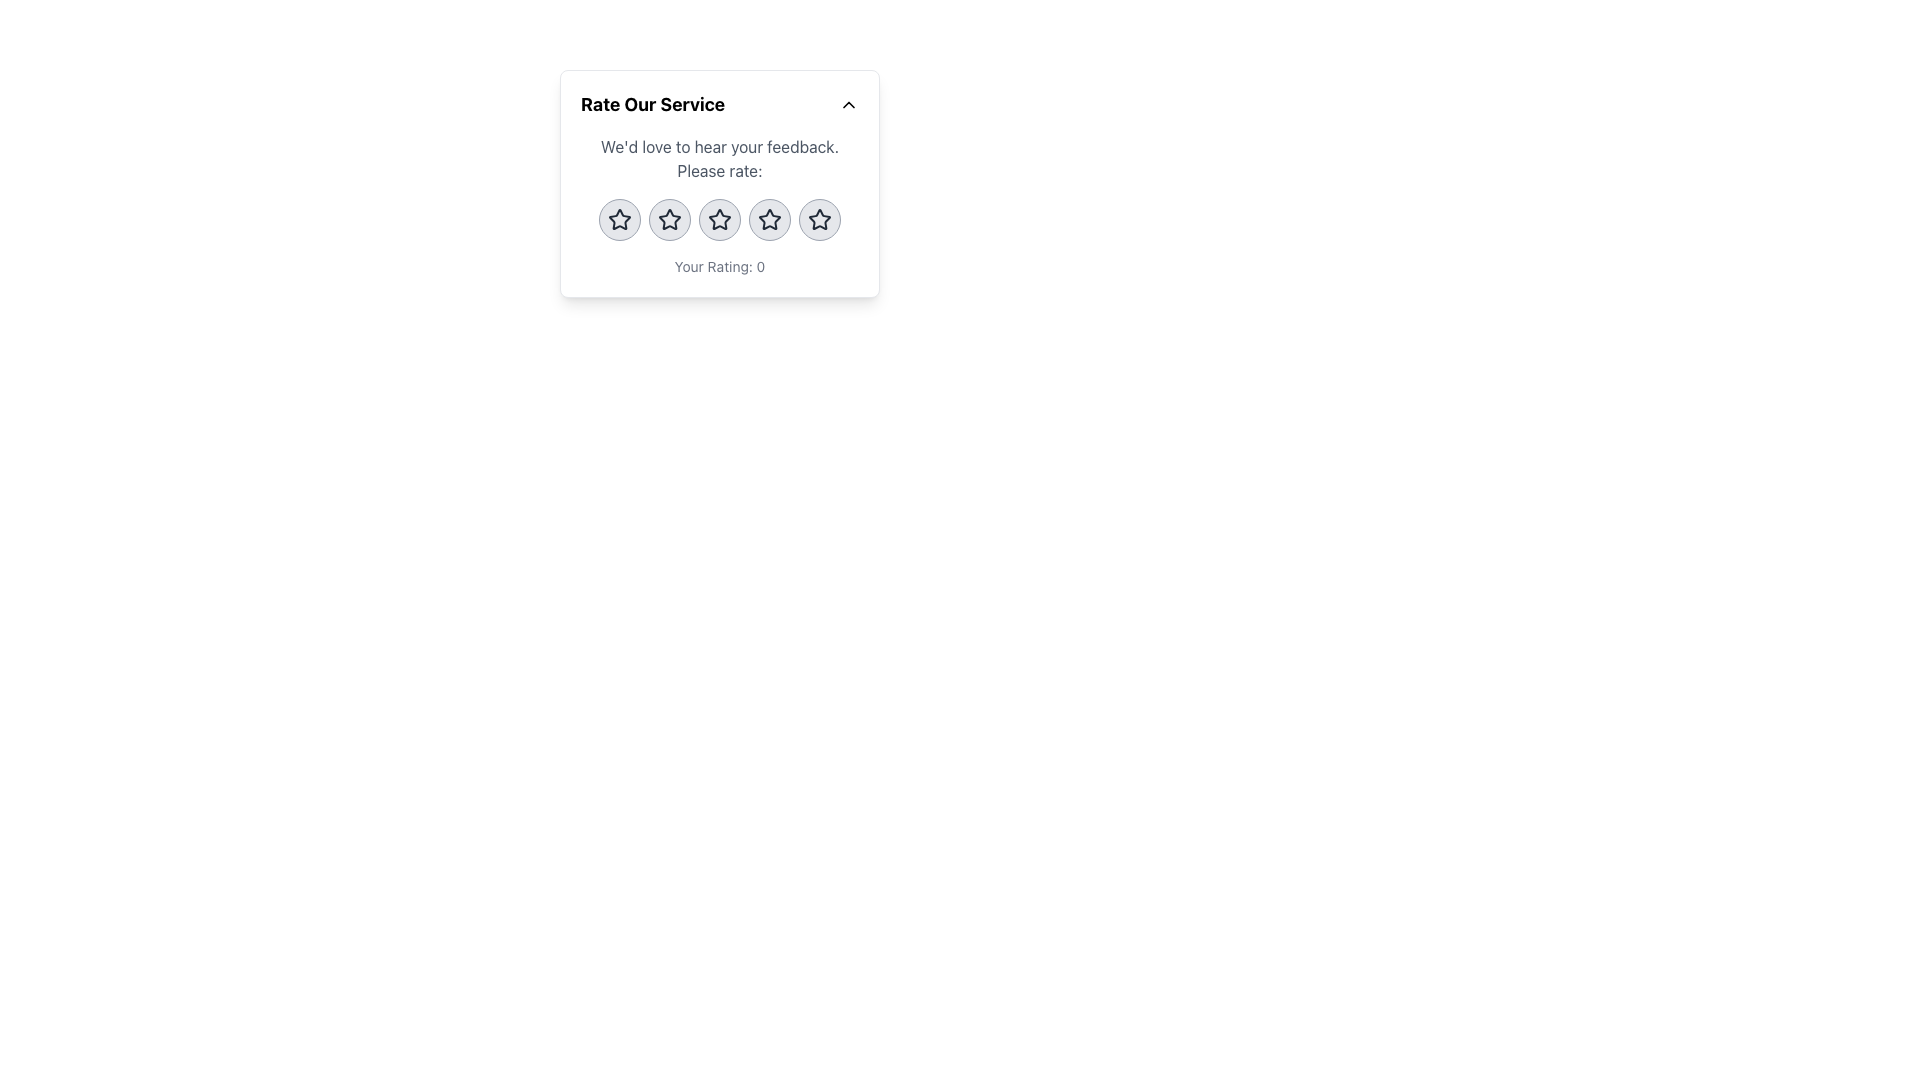  Describe the element at coordinates (618, 219) in the screenshot. I see `the first star button in the 5-star rating system` at that location.